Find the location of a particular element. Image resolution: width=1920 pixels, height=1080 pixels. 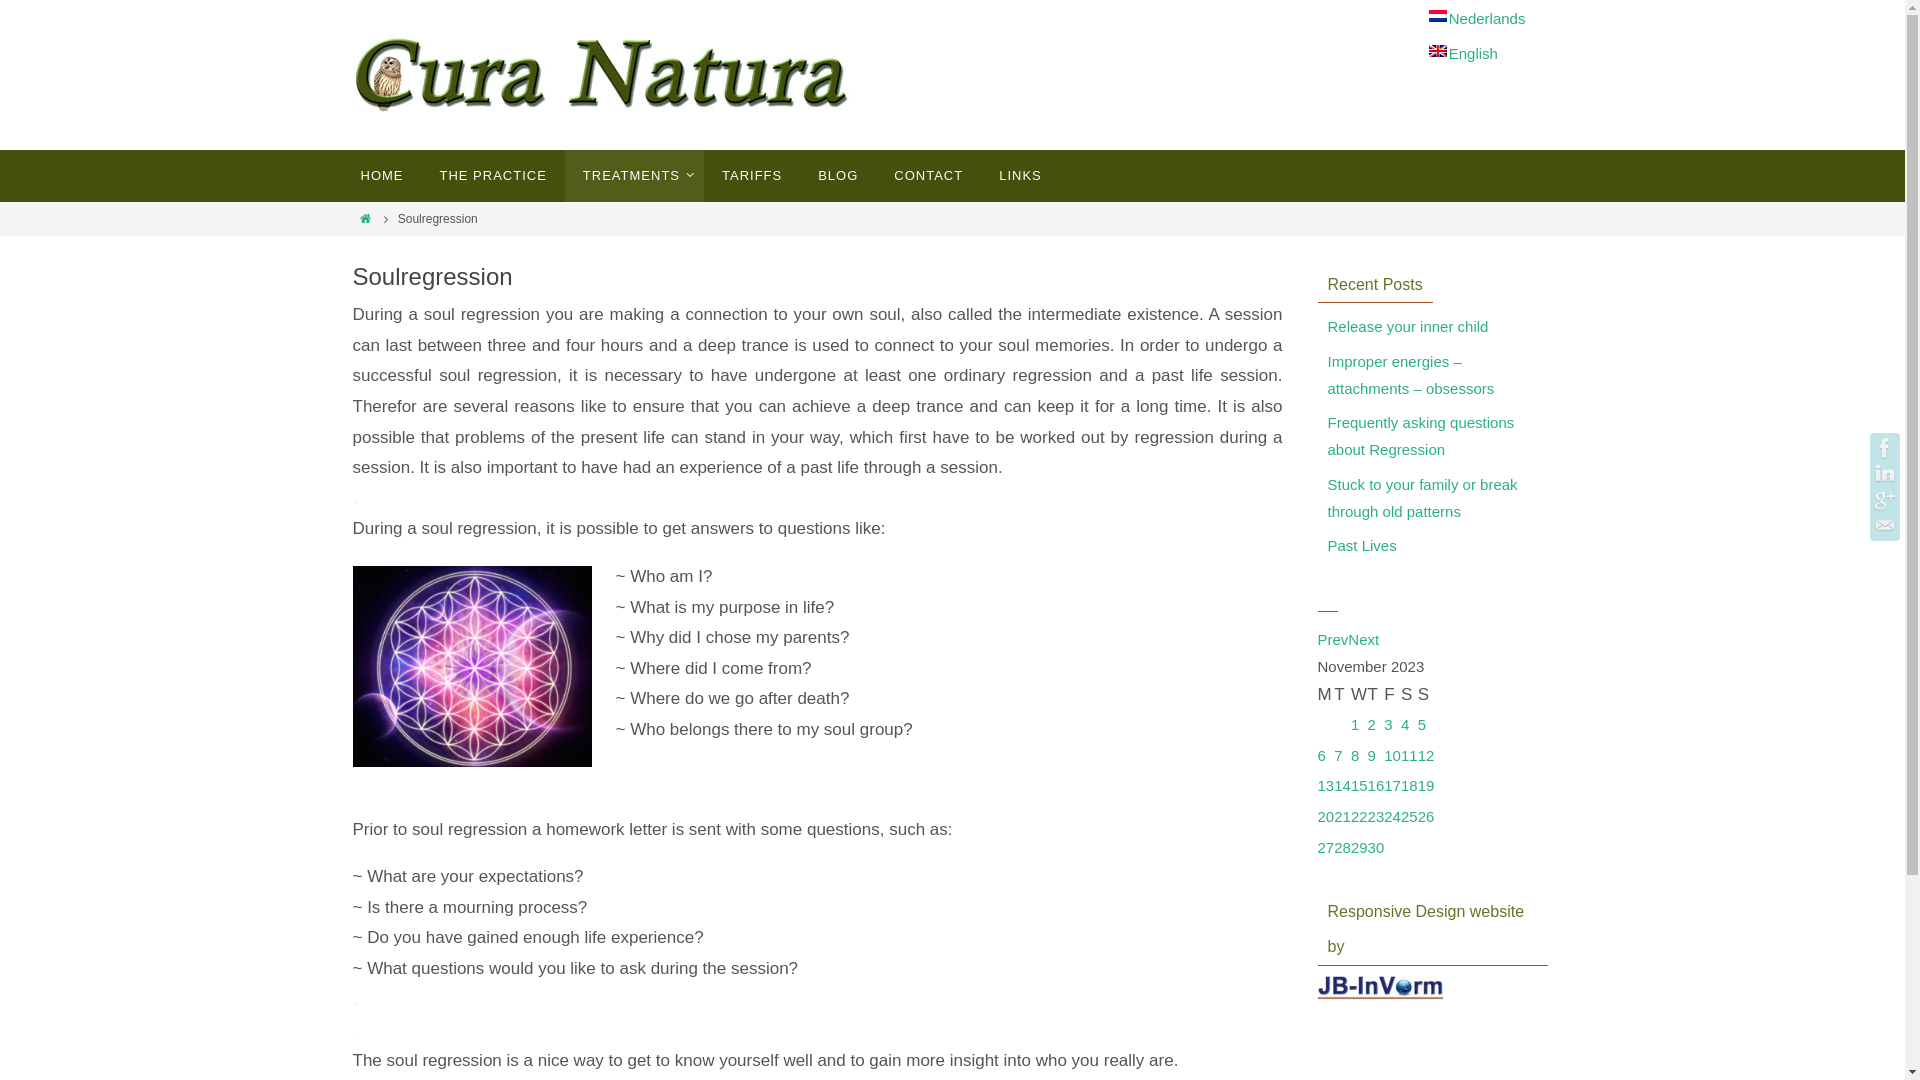

'Responsive Design website by' is located at coordinates (1318, 995).